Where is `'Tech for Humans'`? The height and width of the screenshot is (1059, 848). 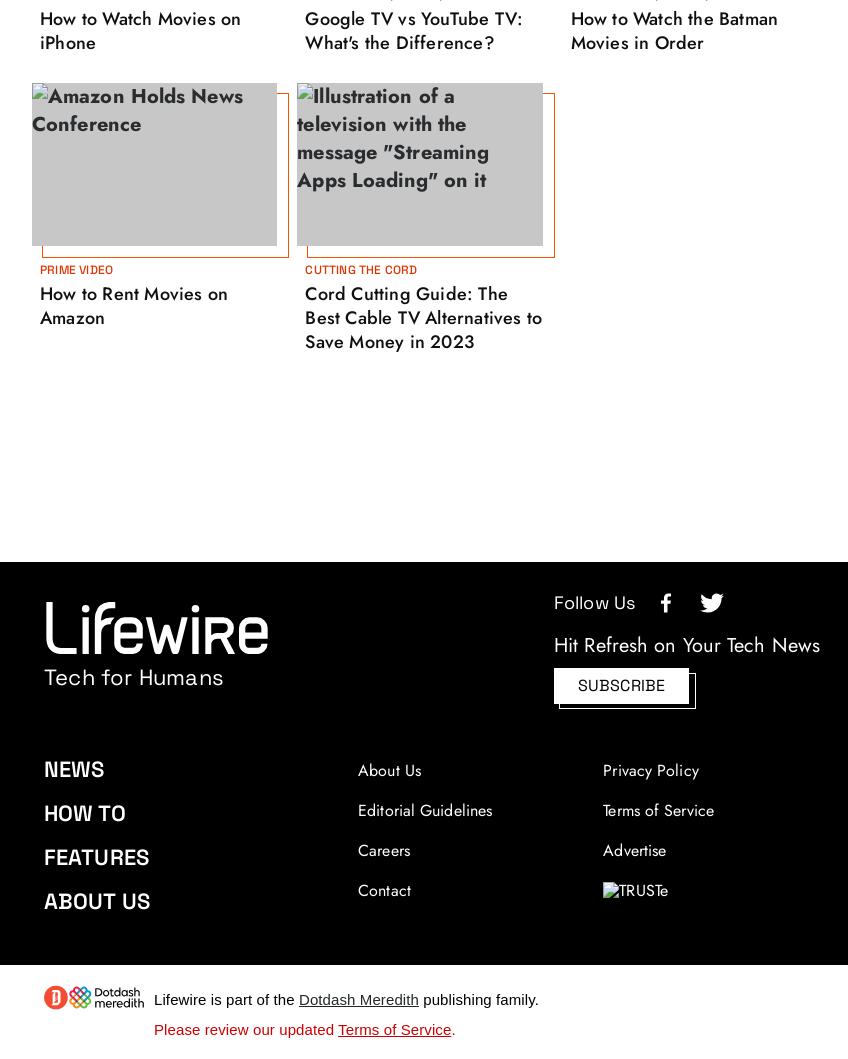 'Tech for Humans' is located at coordinates (43, 677).